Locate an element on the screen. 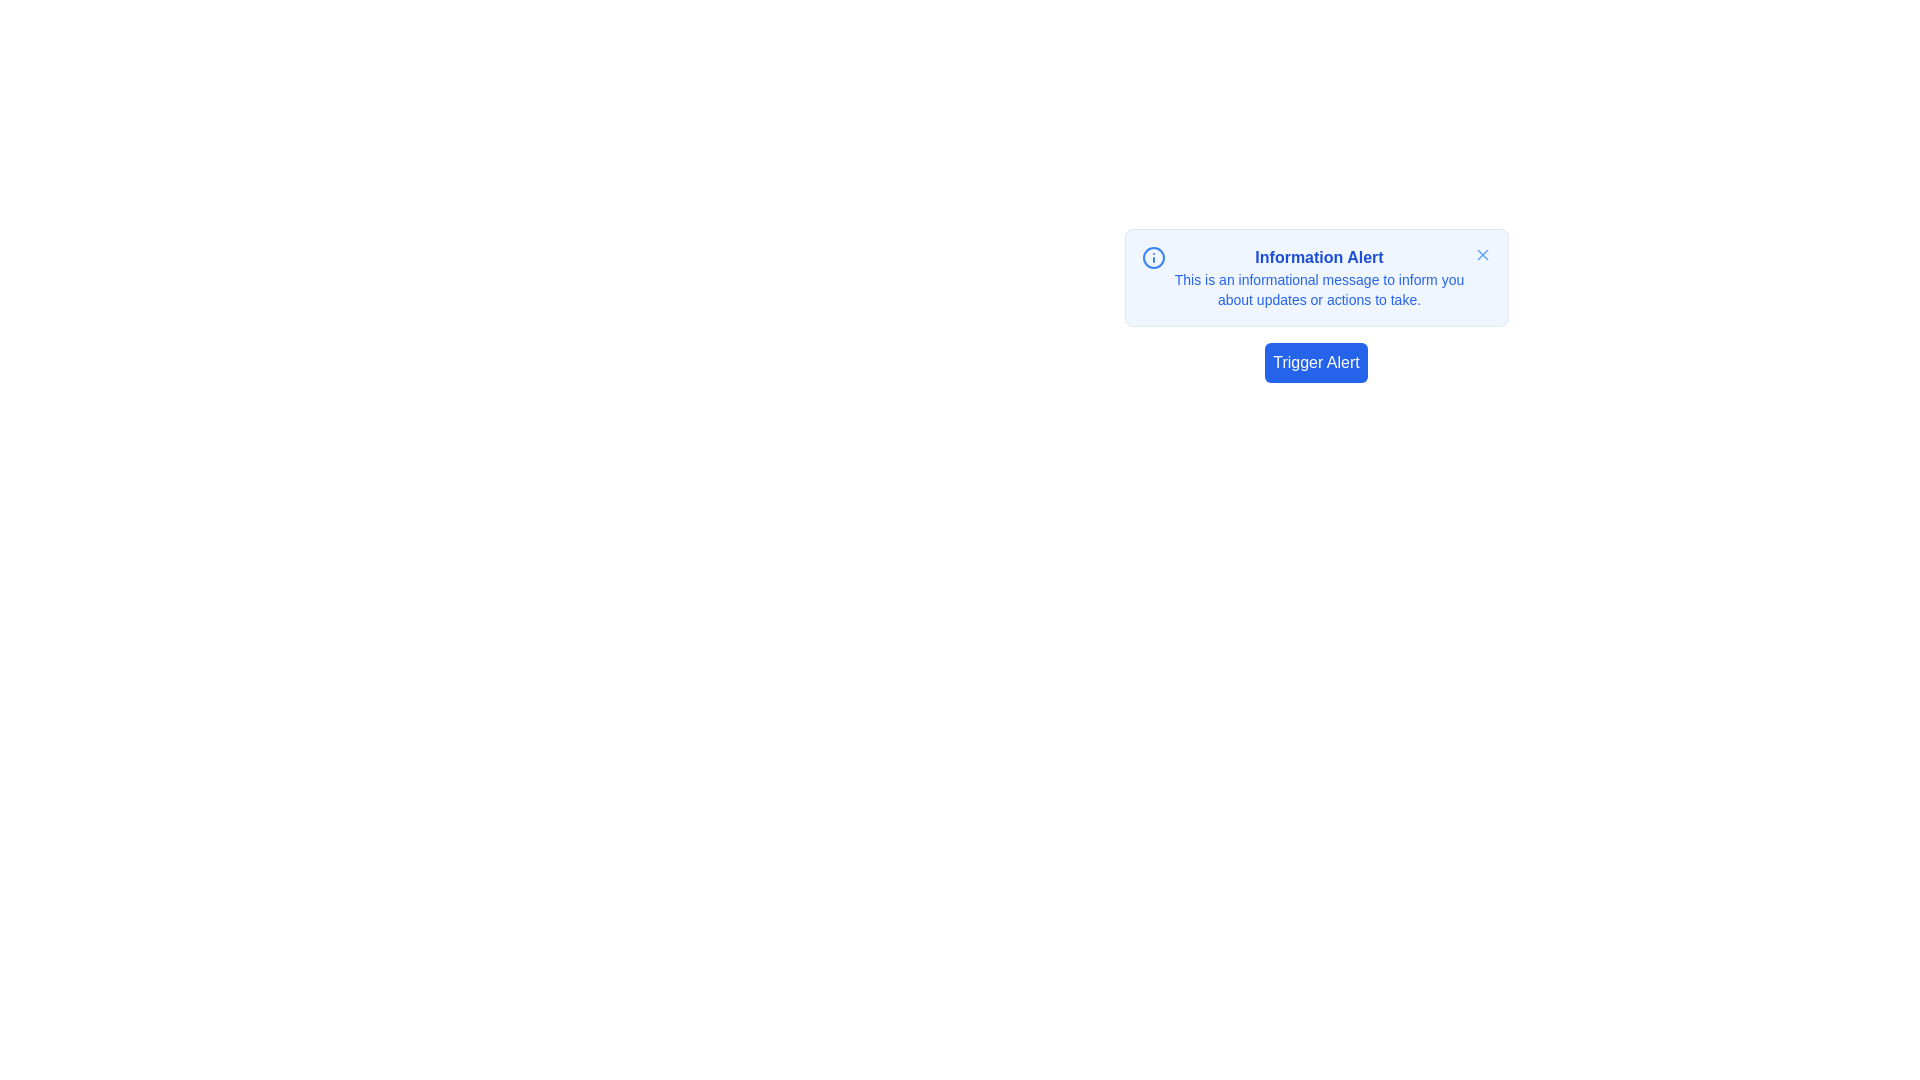  the interactive button located directly below the 'Information Alert' message box for accessibility navigation is located at coordinates (1316, 362).